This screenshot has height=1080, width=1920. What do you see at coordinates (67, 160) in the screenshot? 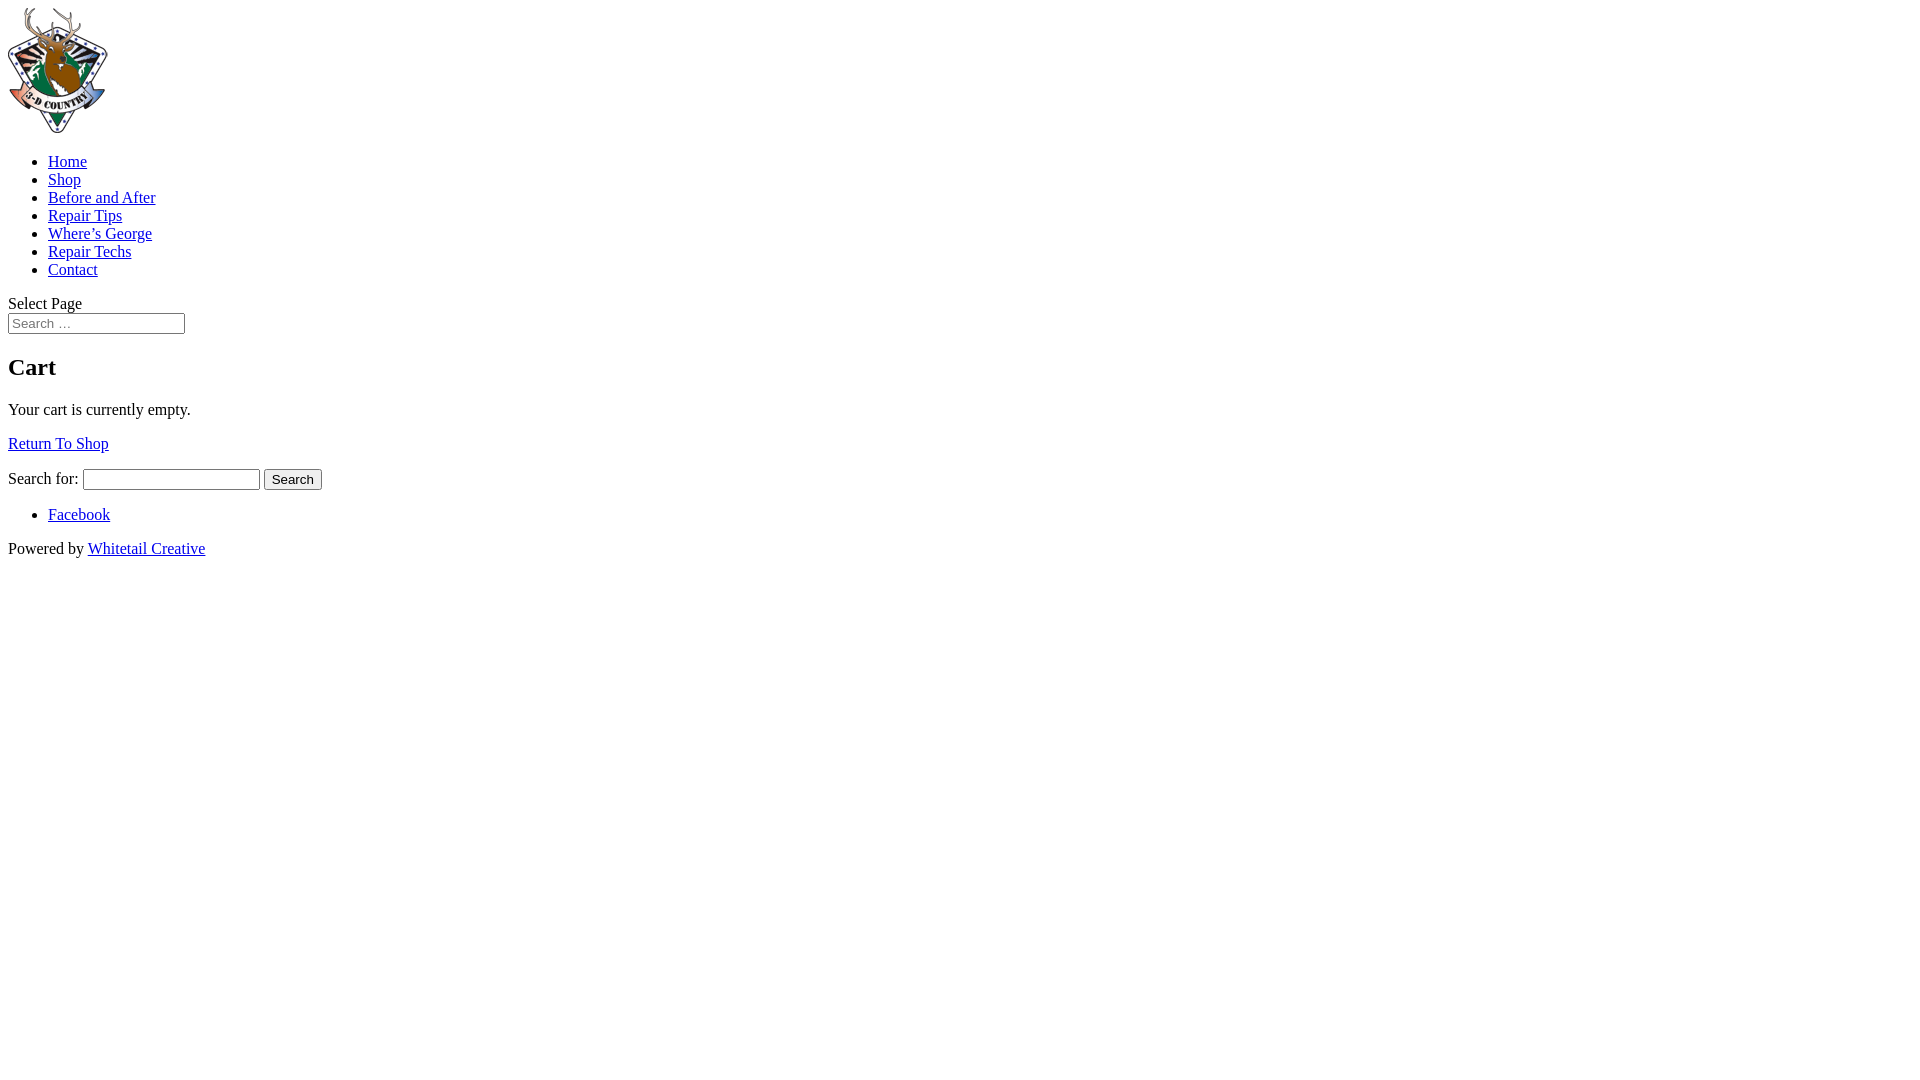
I see `'Home'` at bounding box center [67, 160].